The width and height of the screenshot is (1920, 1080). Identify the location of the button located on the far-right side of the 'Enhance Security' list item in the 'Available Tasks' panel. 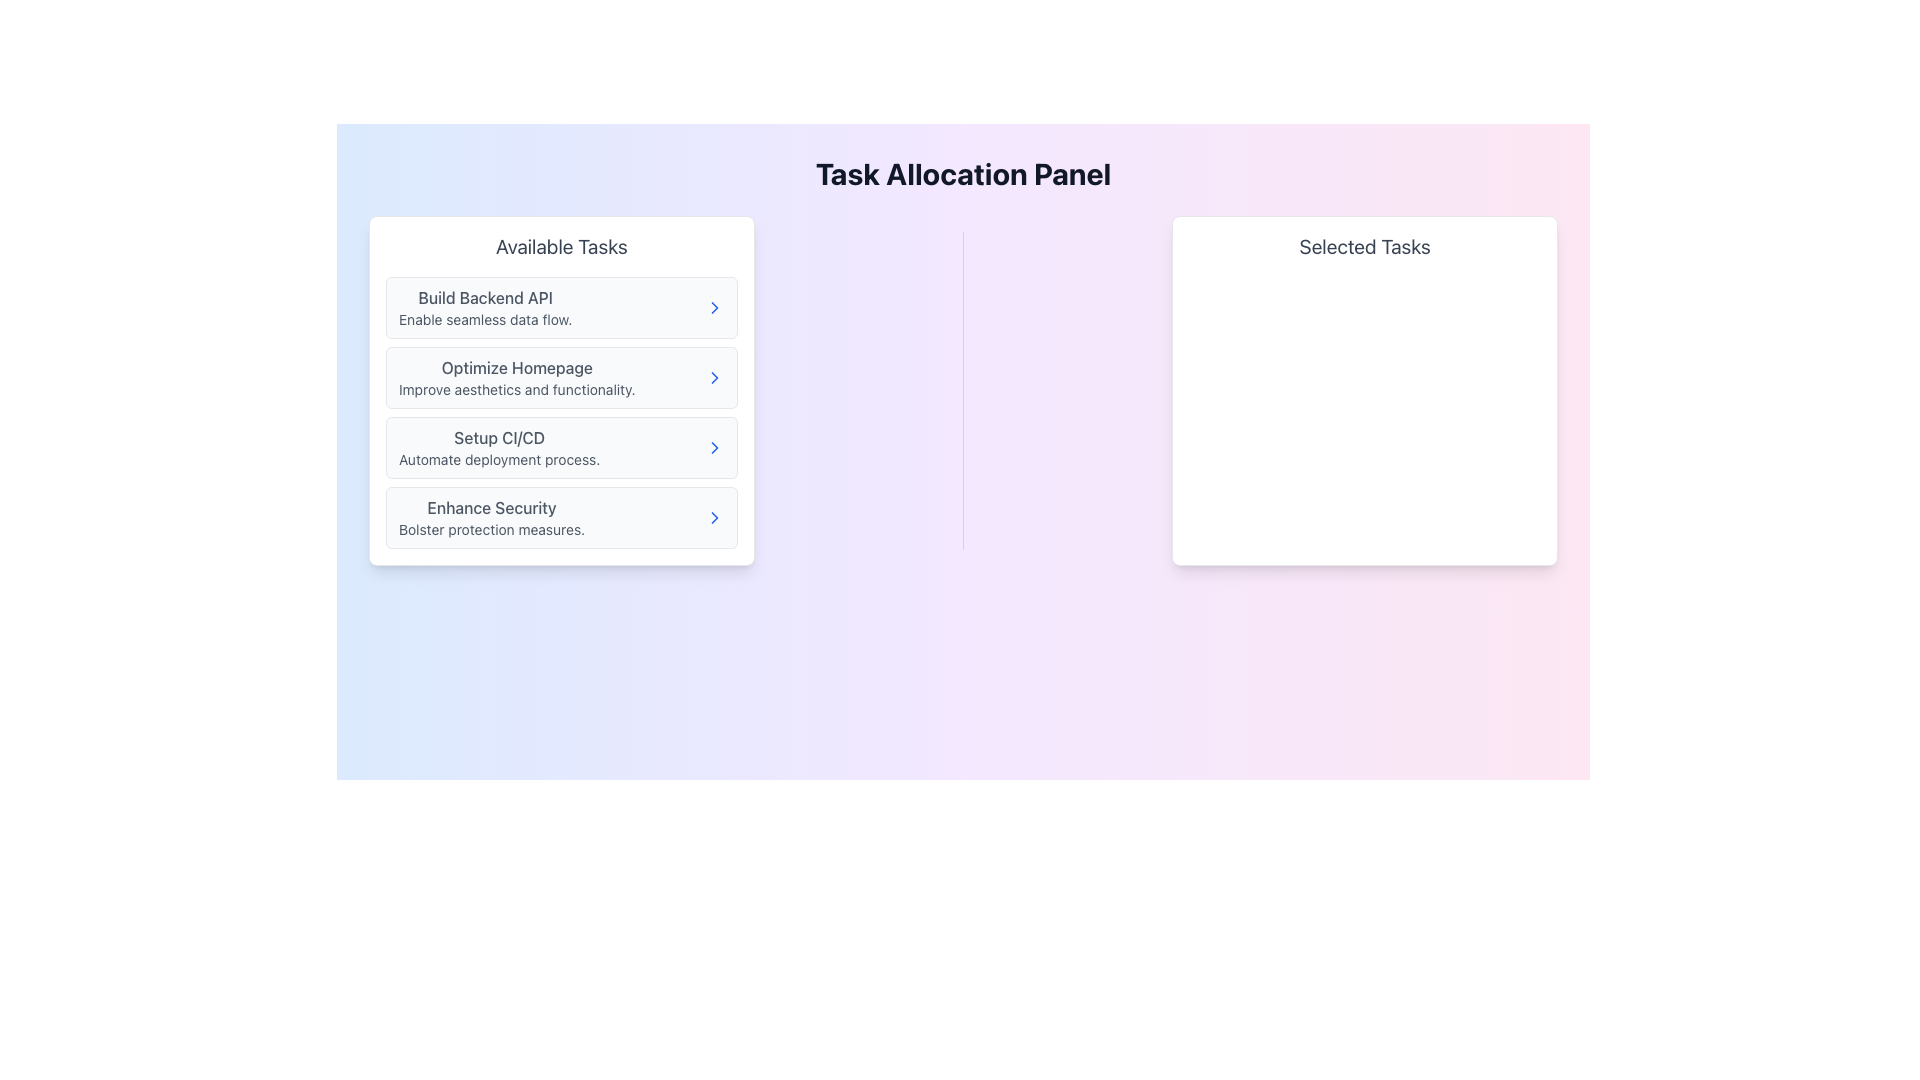
(714, 516).